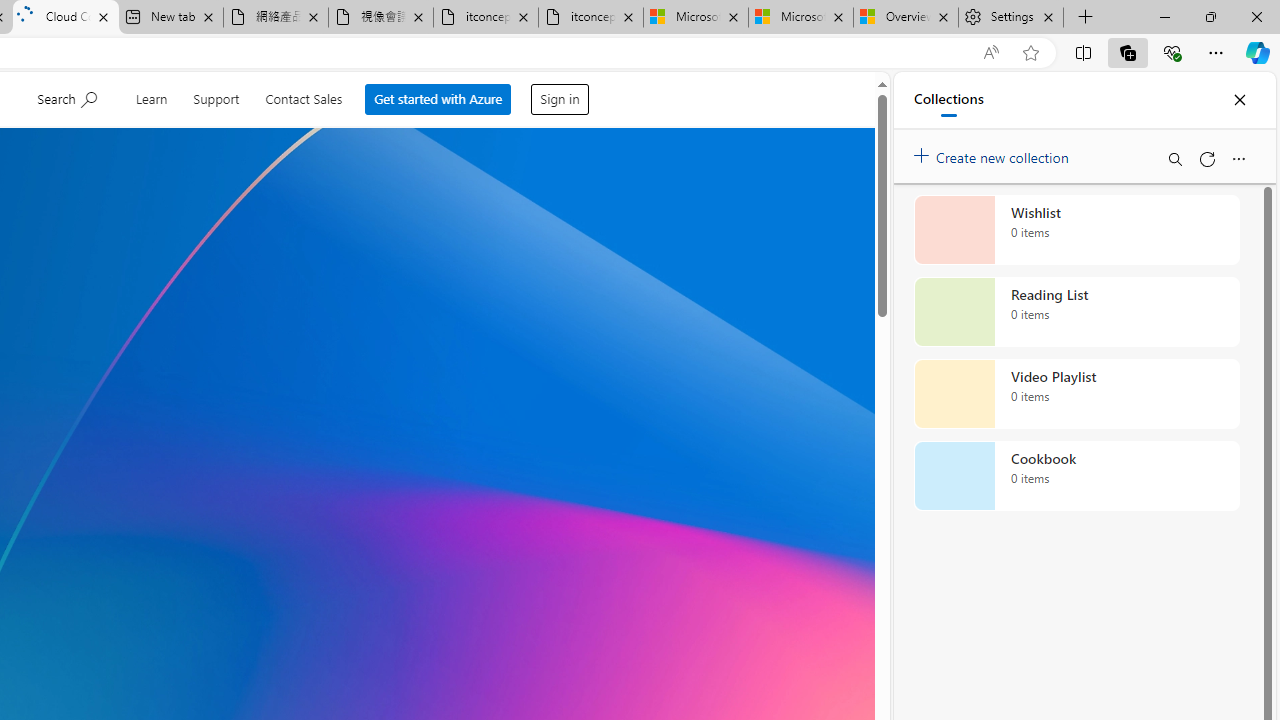 The width and height of the screenshot is (1280, 720). Describe the element at coordinates (1076, 475) in the screenshot. I see `'Cookbook collection, 0 items'` at that location.